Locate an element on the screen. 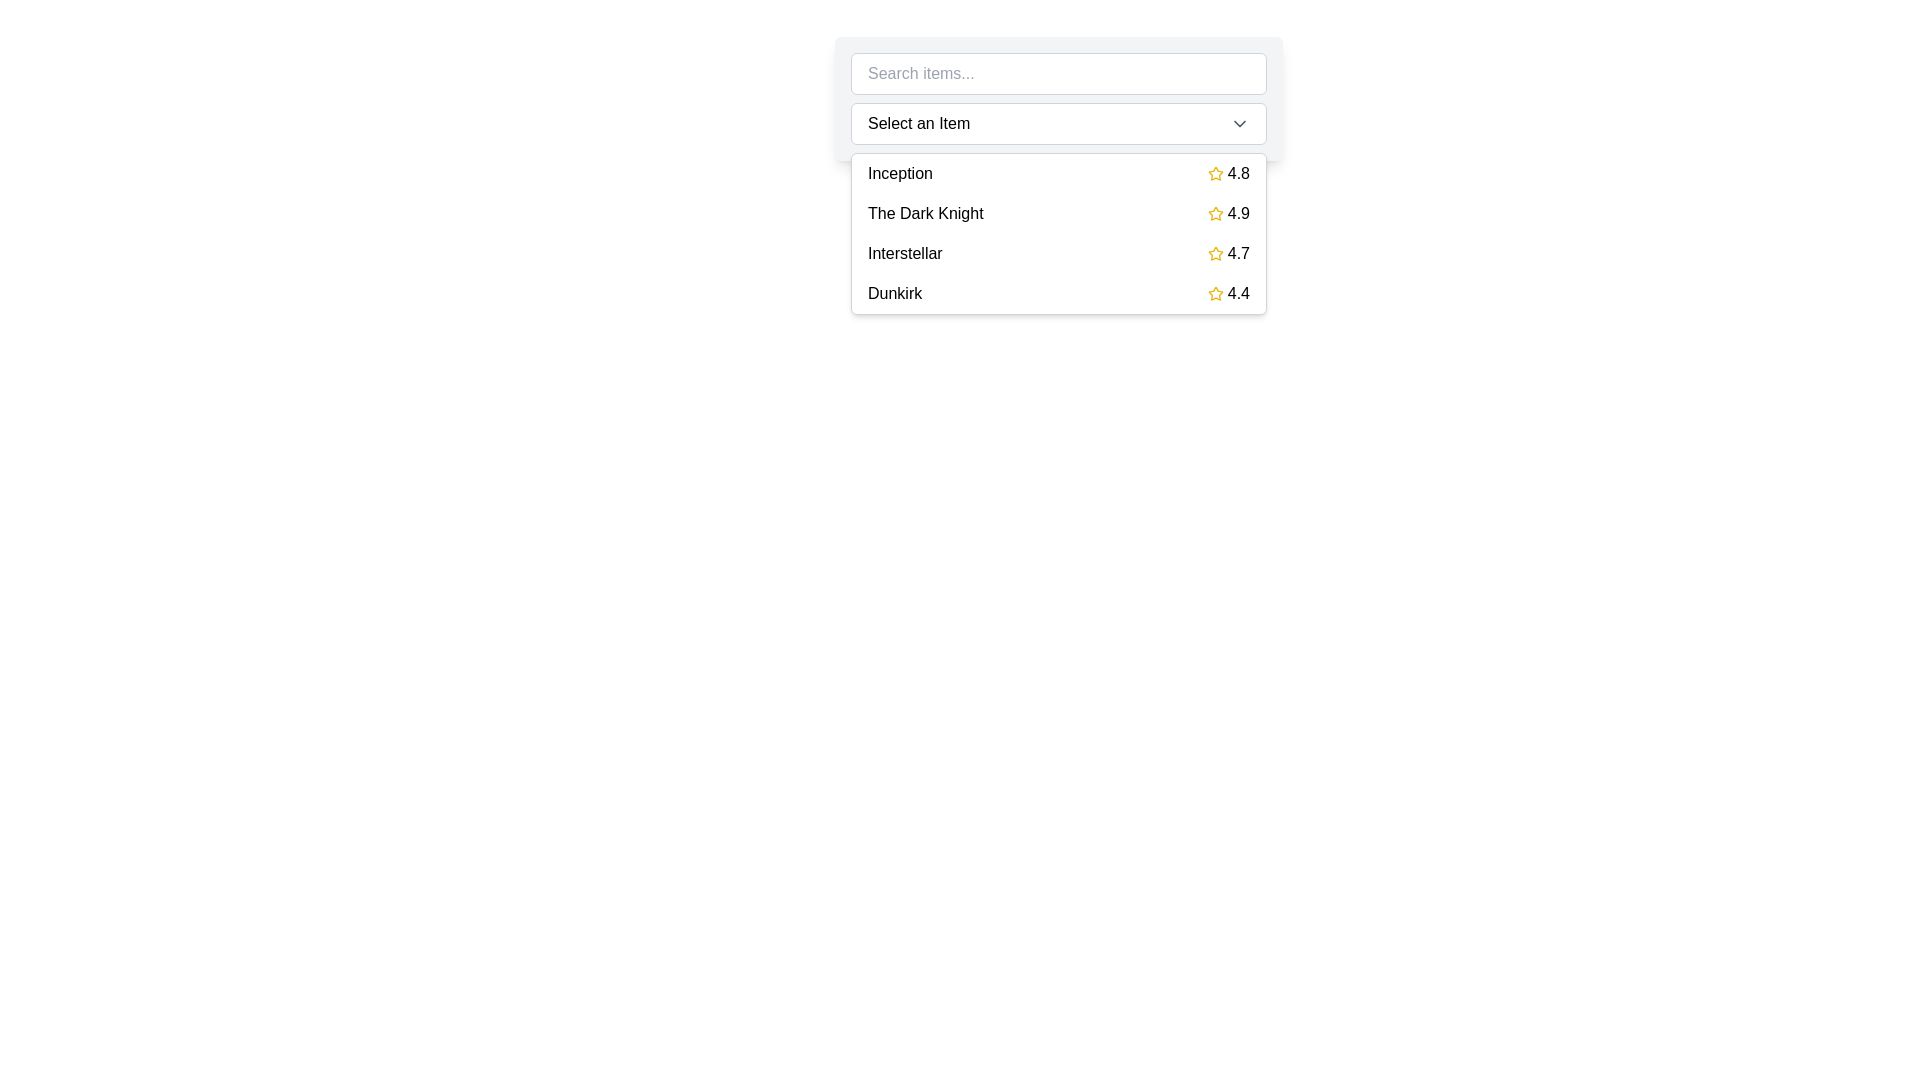 Image resolution: width=1920 pixels, height=1080 pixels. the rating display component showing the numerical text '4.8' and the adjacent star icon for the movie 'Inception' in the dropdown menu is located at coordinates (1227, 172).